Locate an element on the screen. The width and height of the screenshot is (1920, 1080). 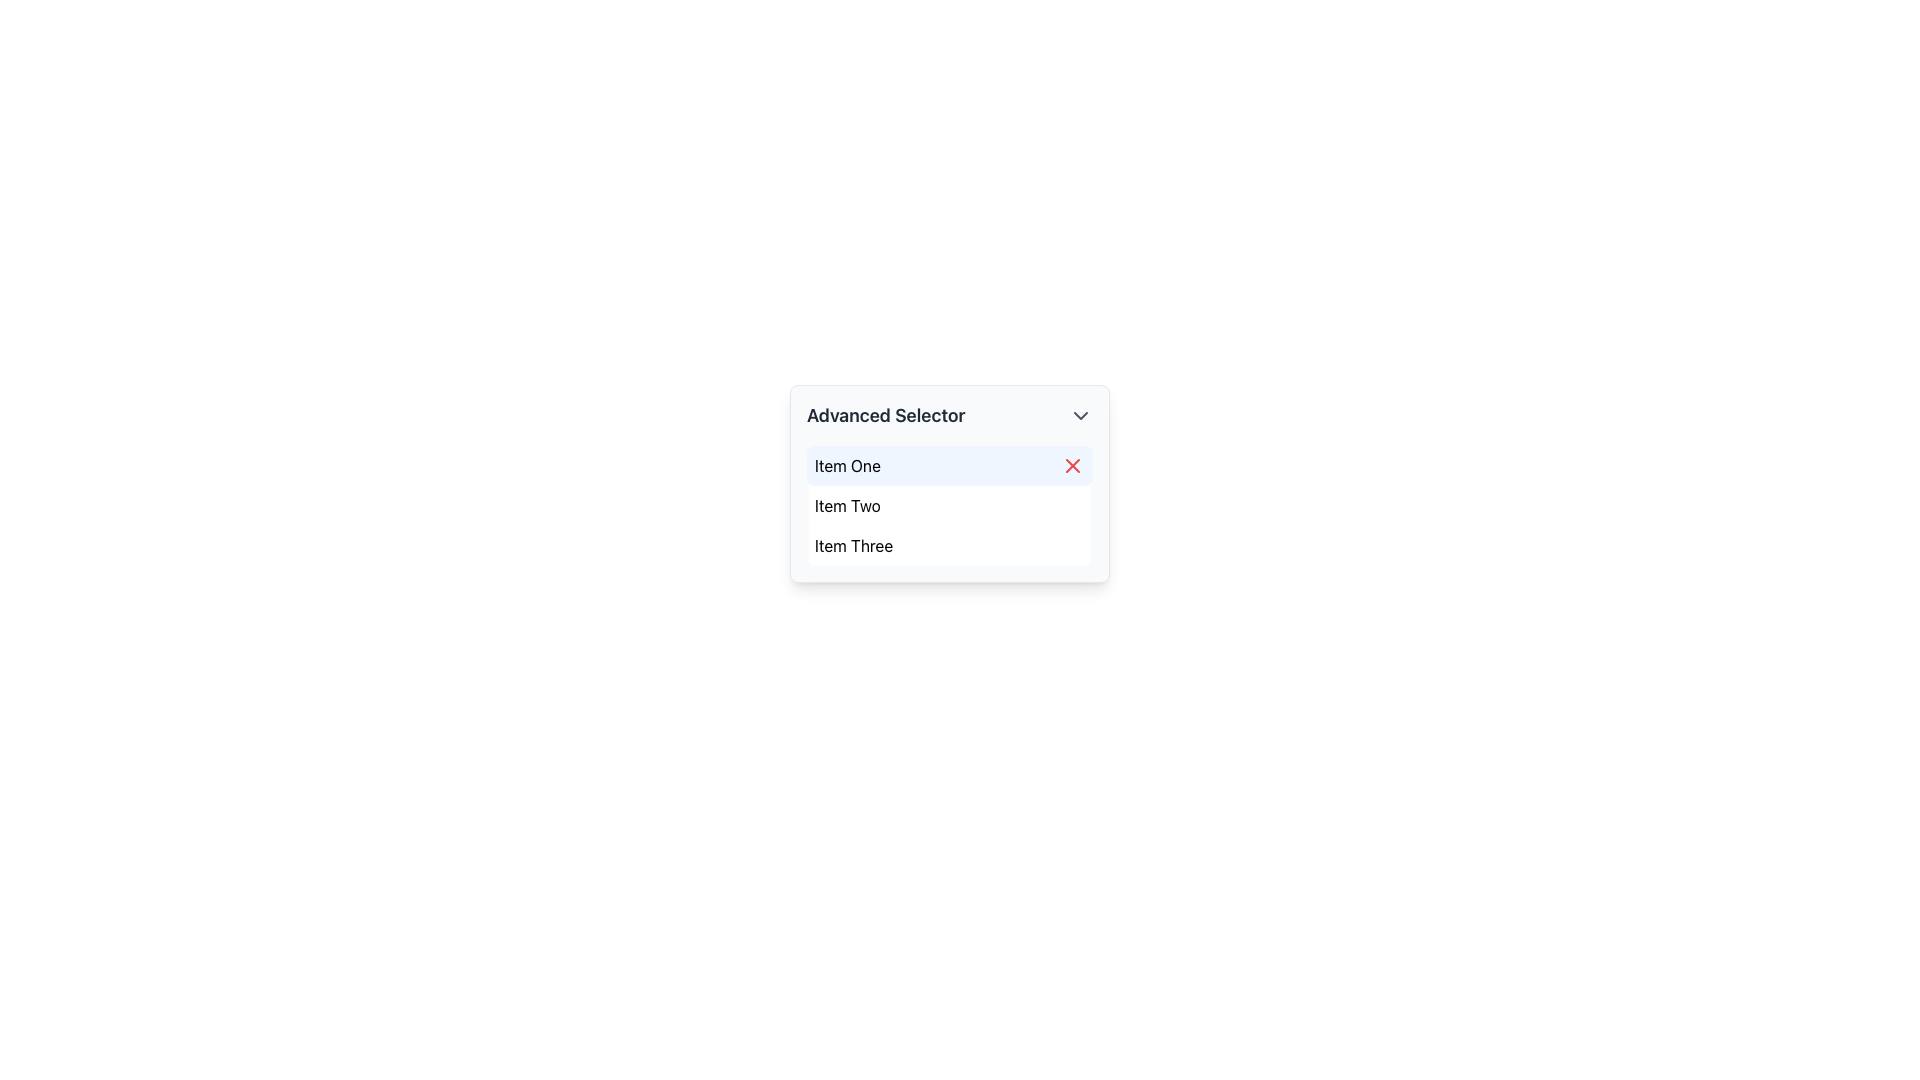
the text label 'Item Three' in the dropdown menu is located at coordinates (854, 546).